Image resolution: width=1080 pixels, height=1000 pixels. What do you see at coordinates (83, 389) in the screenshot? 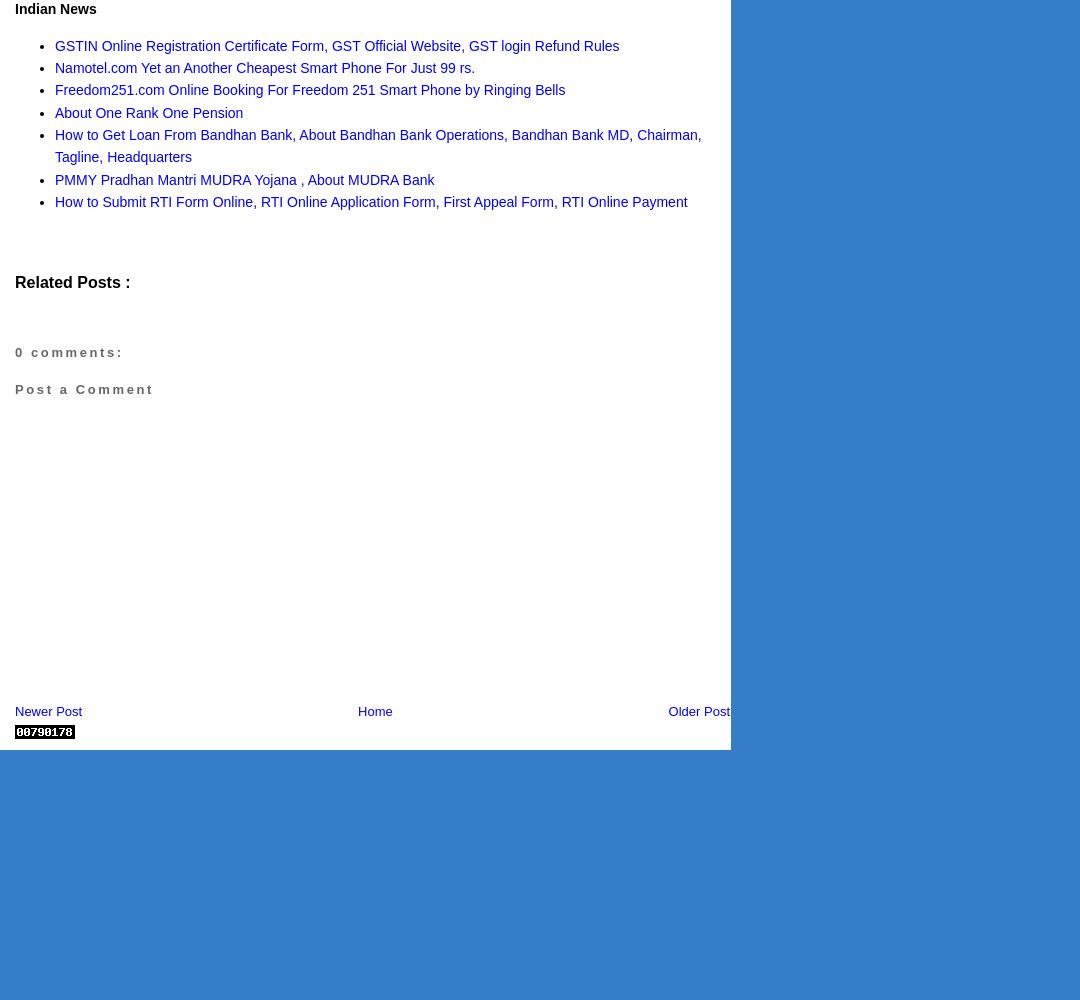
I see `'Post a Comment'` at bounding box center [83, 389].